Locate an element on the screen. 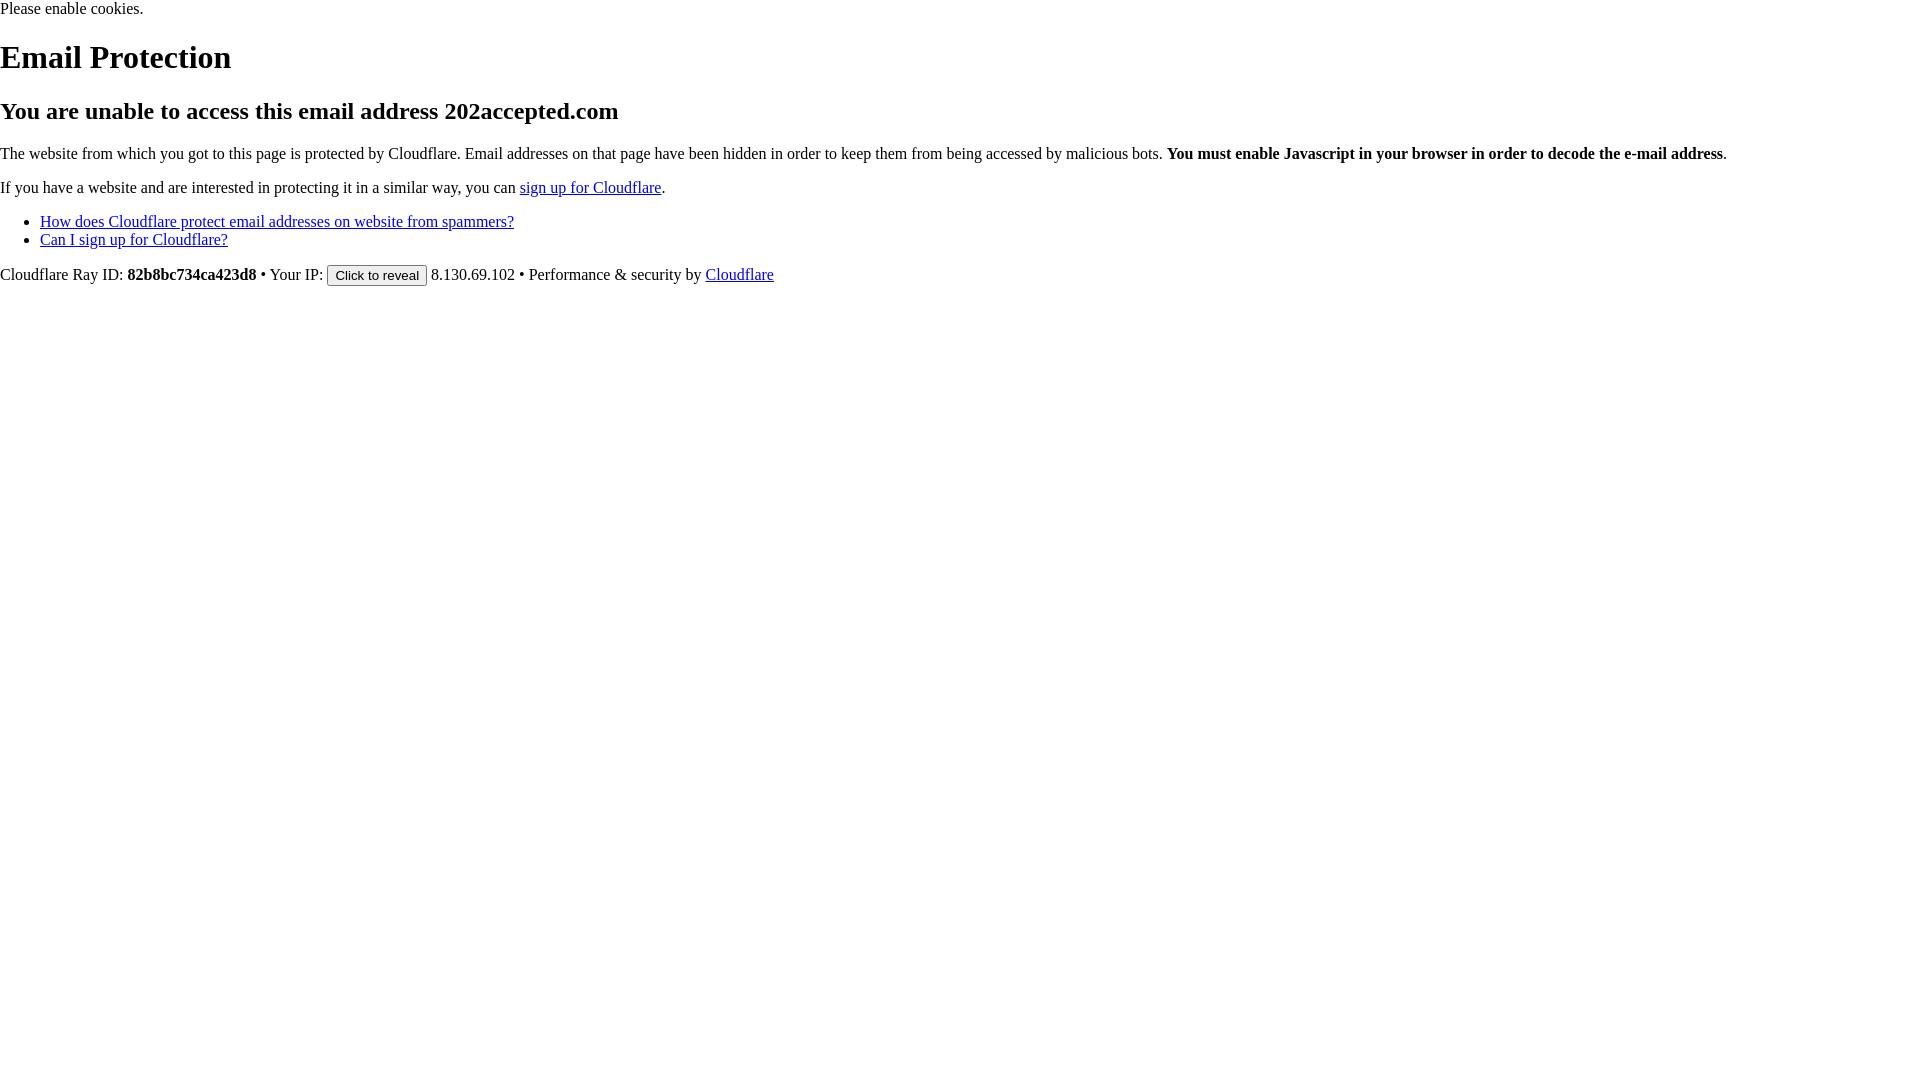 The image size is (1920, 1080). 'Can I sign up for Cloudflare?' is located at coordinates (39, 238).